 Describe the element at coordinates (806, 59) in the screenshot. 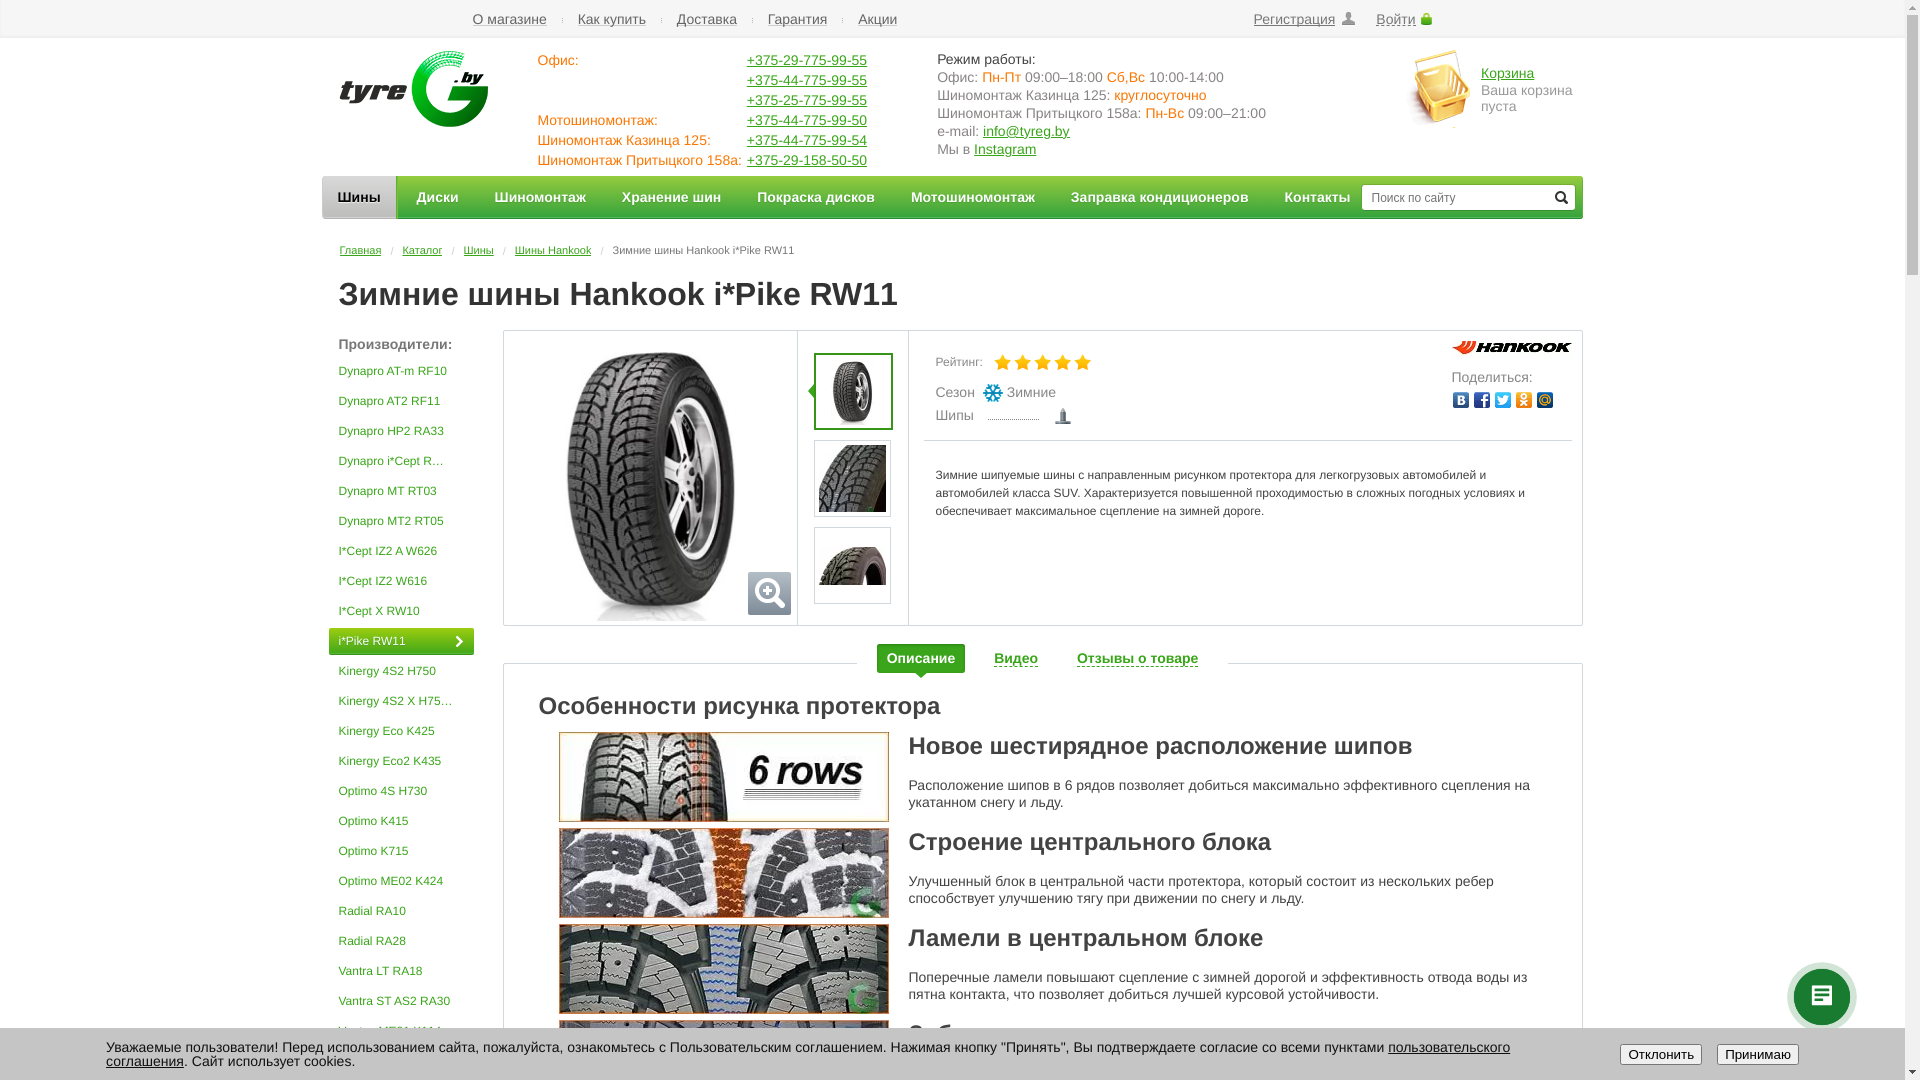

I see `'+375-29-775-99-55'` at that location.